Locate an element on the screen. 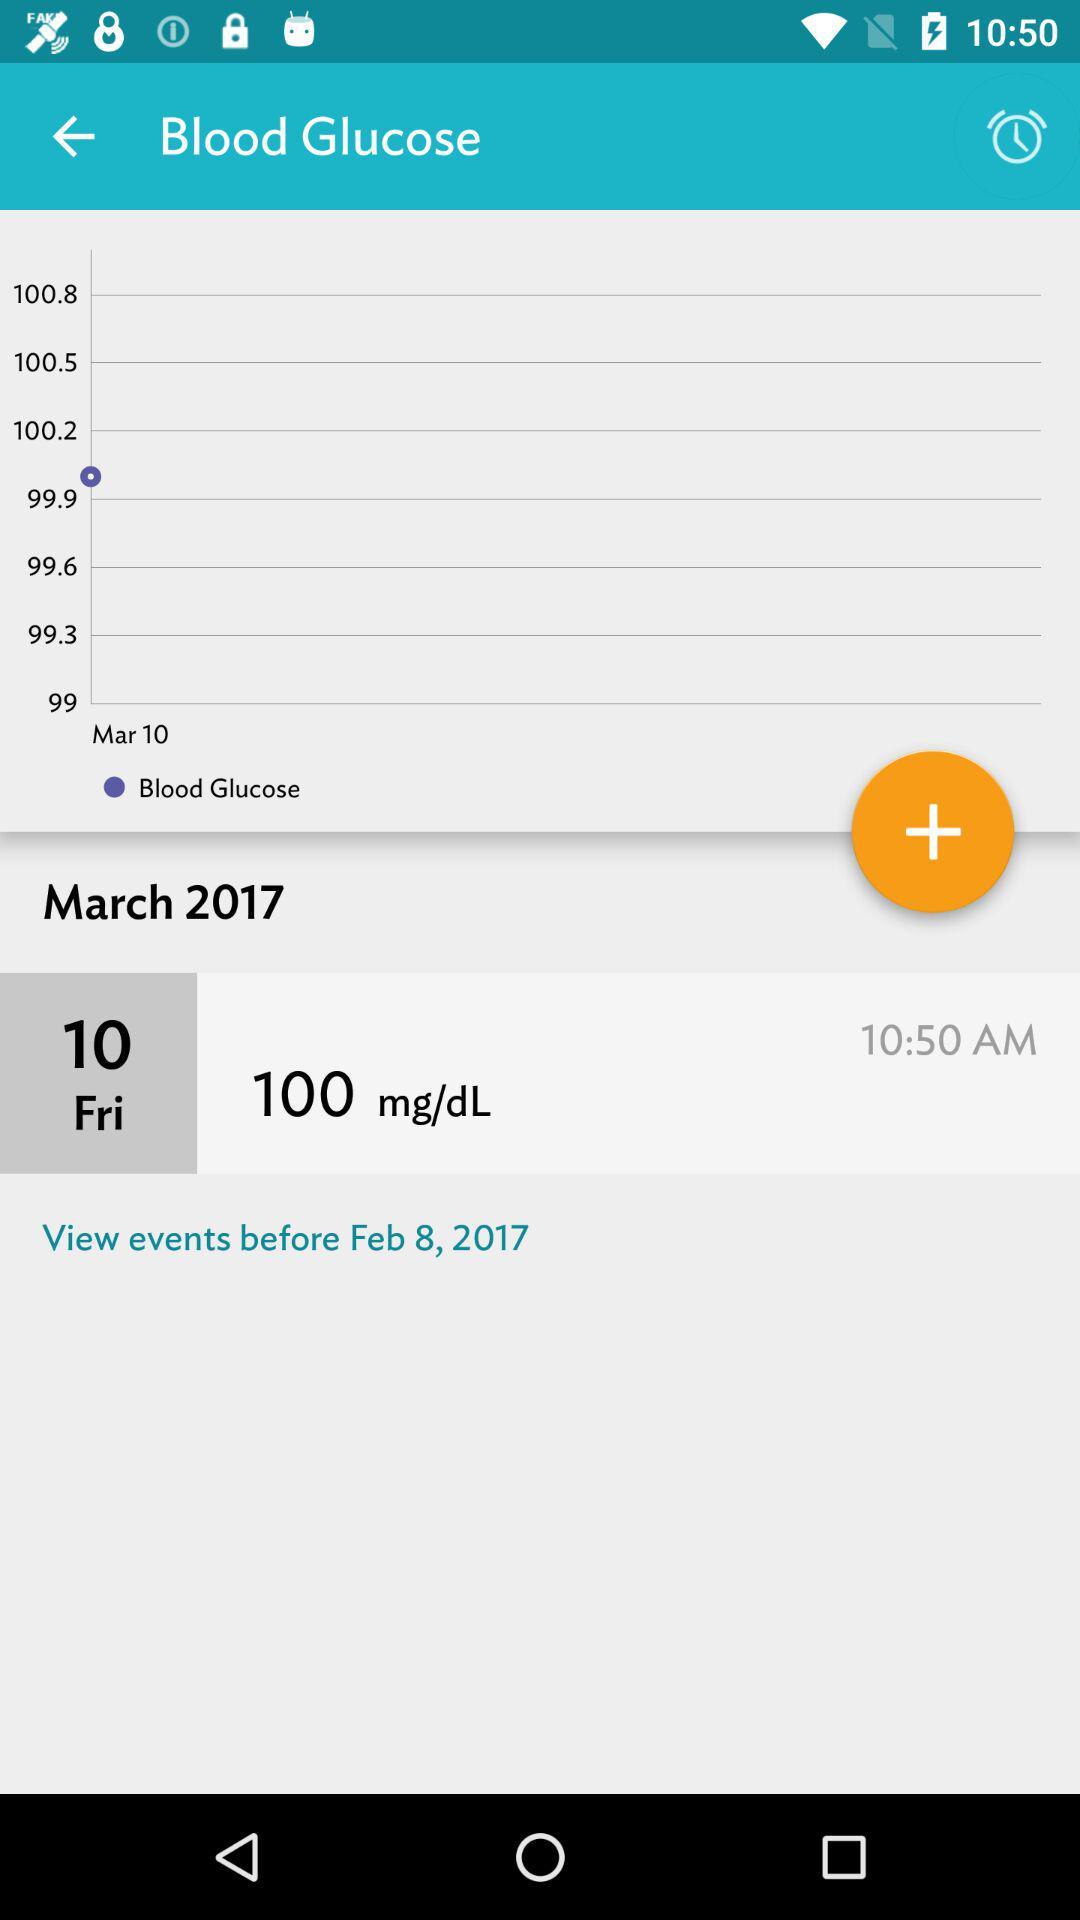 This screenshot has height=1920, width=1080. the add icon is located at coordinates (933, 839).